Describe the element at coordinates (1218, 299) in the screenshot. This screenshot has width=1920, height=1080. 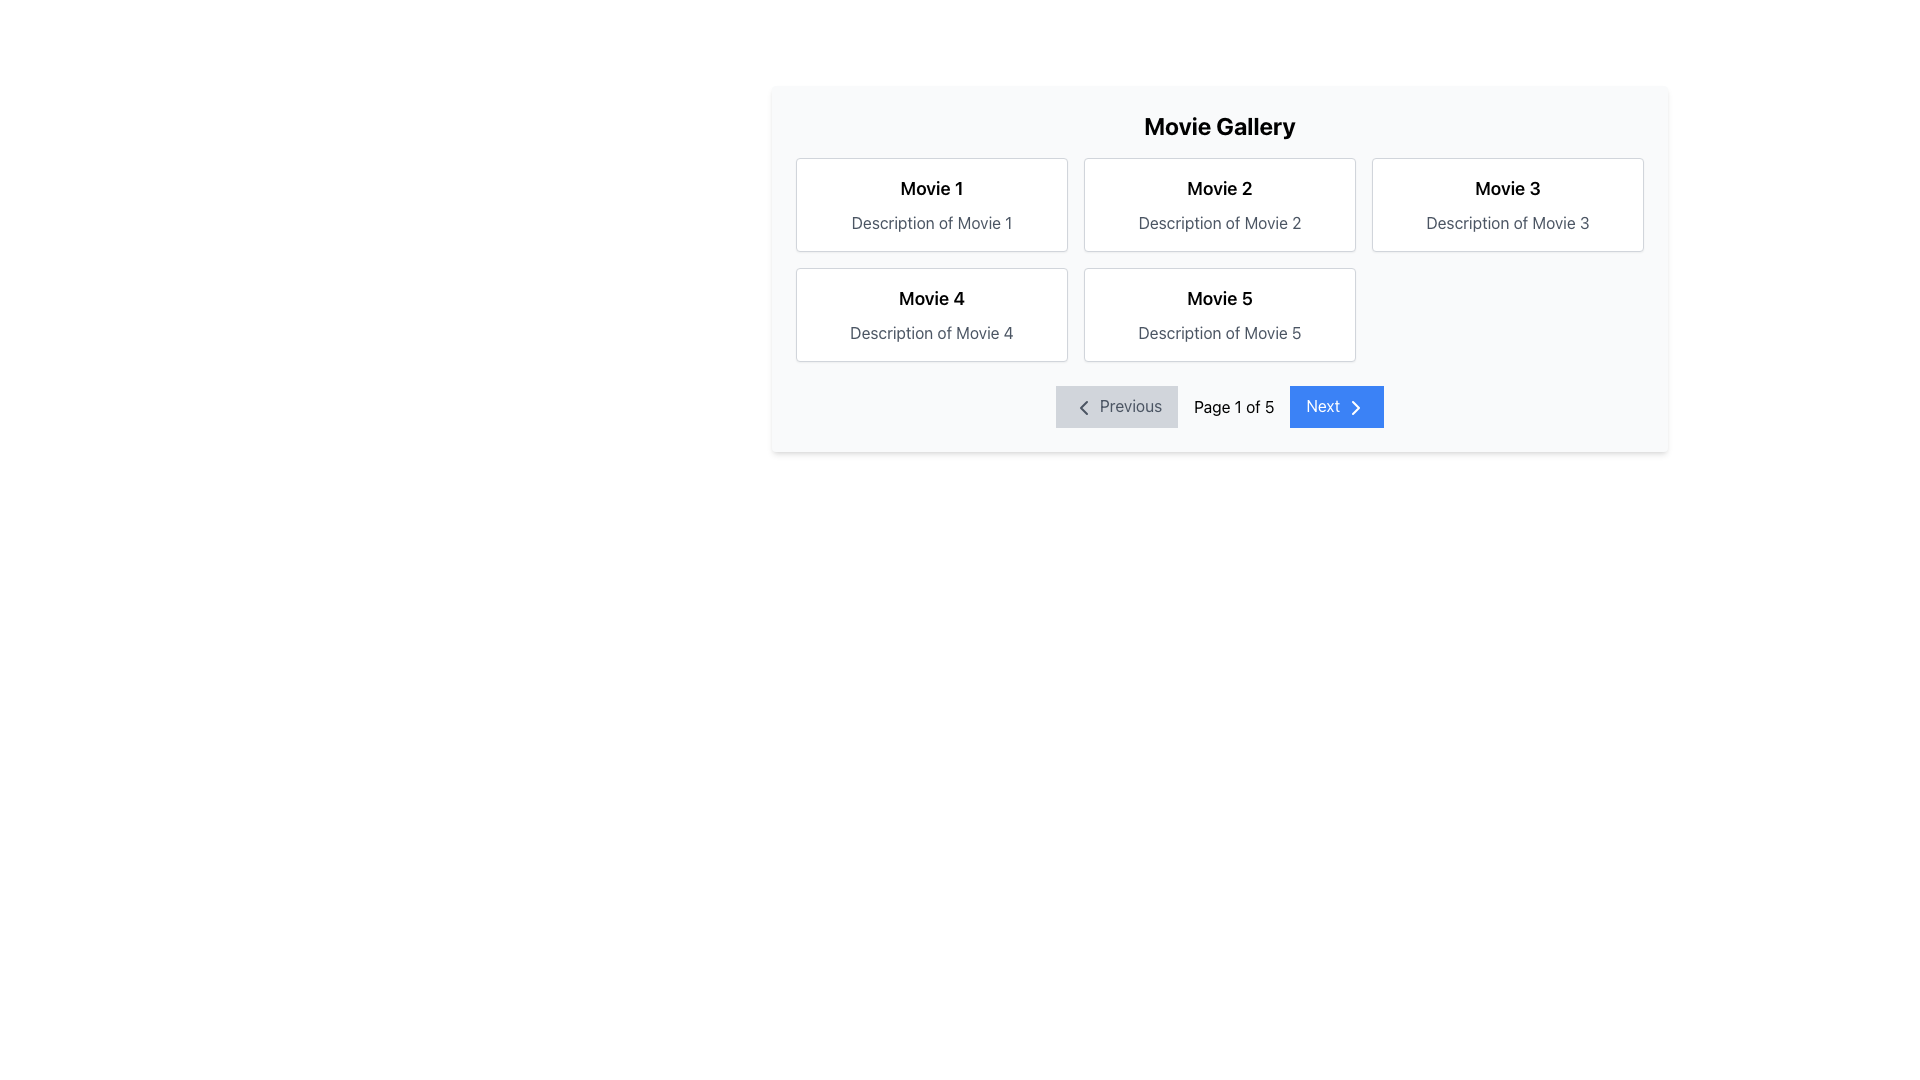
I see `the 'Movie 5' text label, which is bold and centered in a box with a white background, located on the right-hand side of the second row in a grid layout` at that location.